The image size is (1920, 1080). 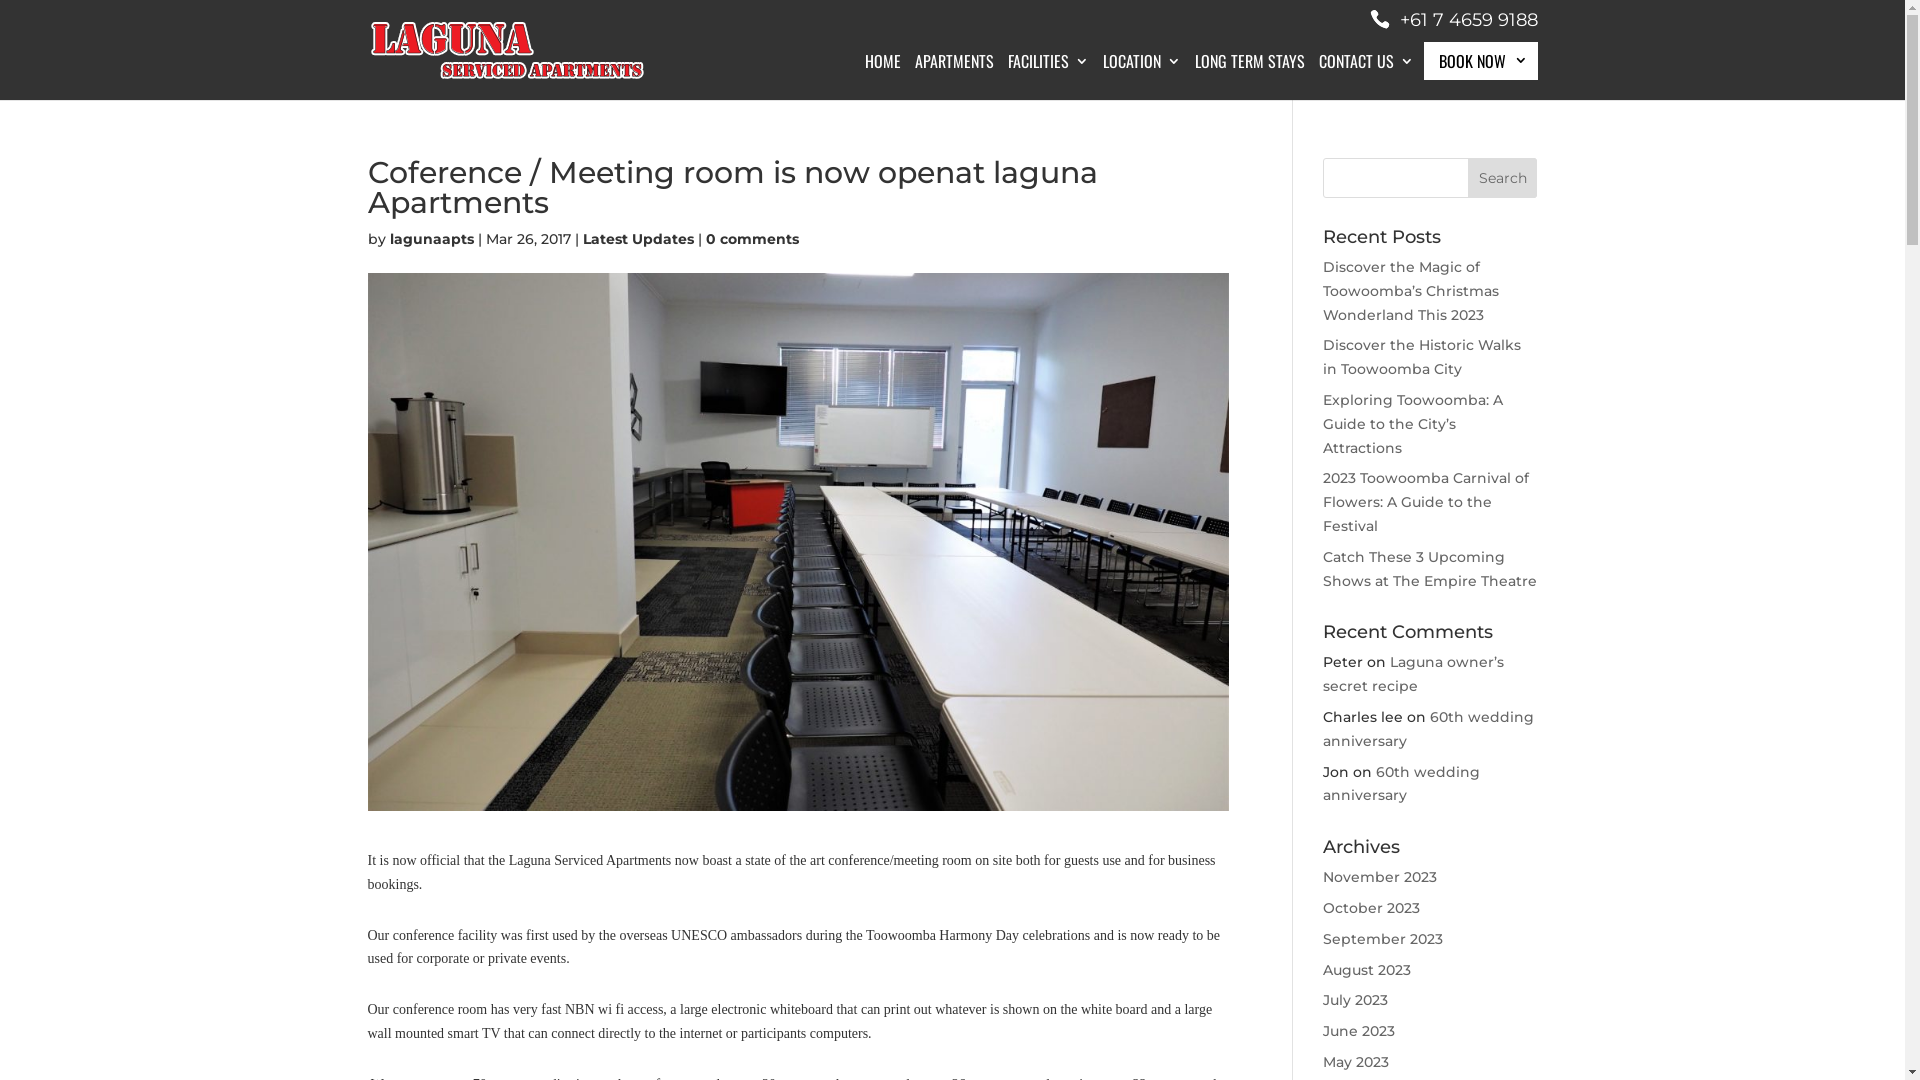 I want to click on 'Search', so click(x=1502, y=176).